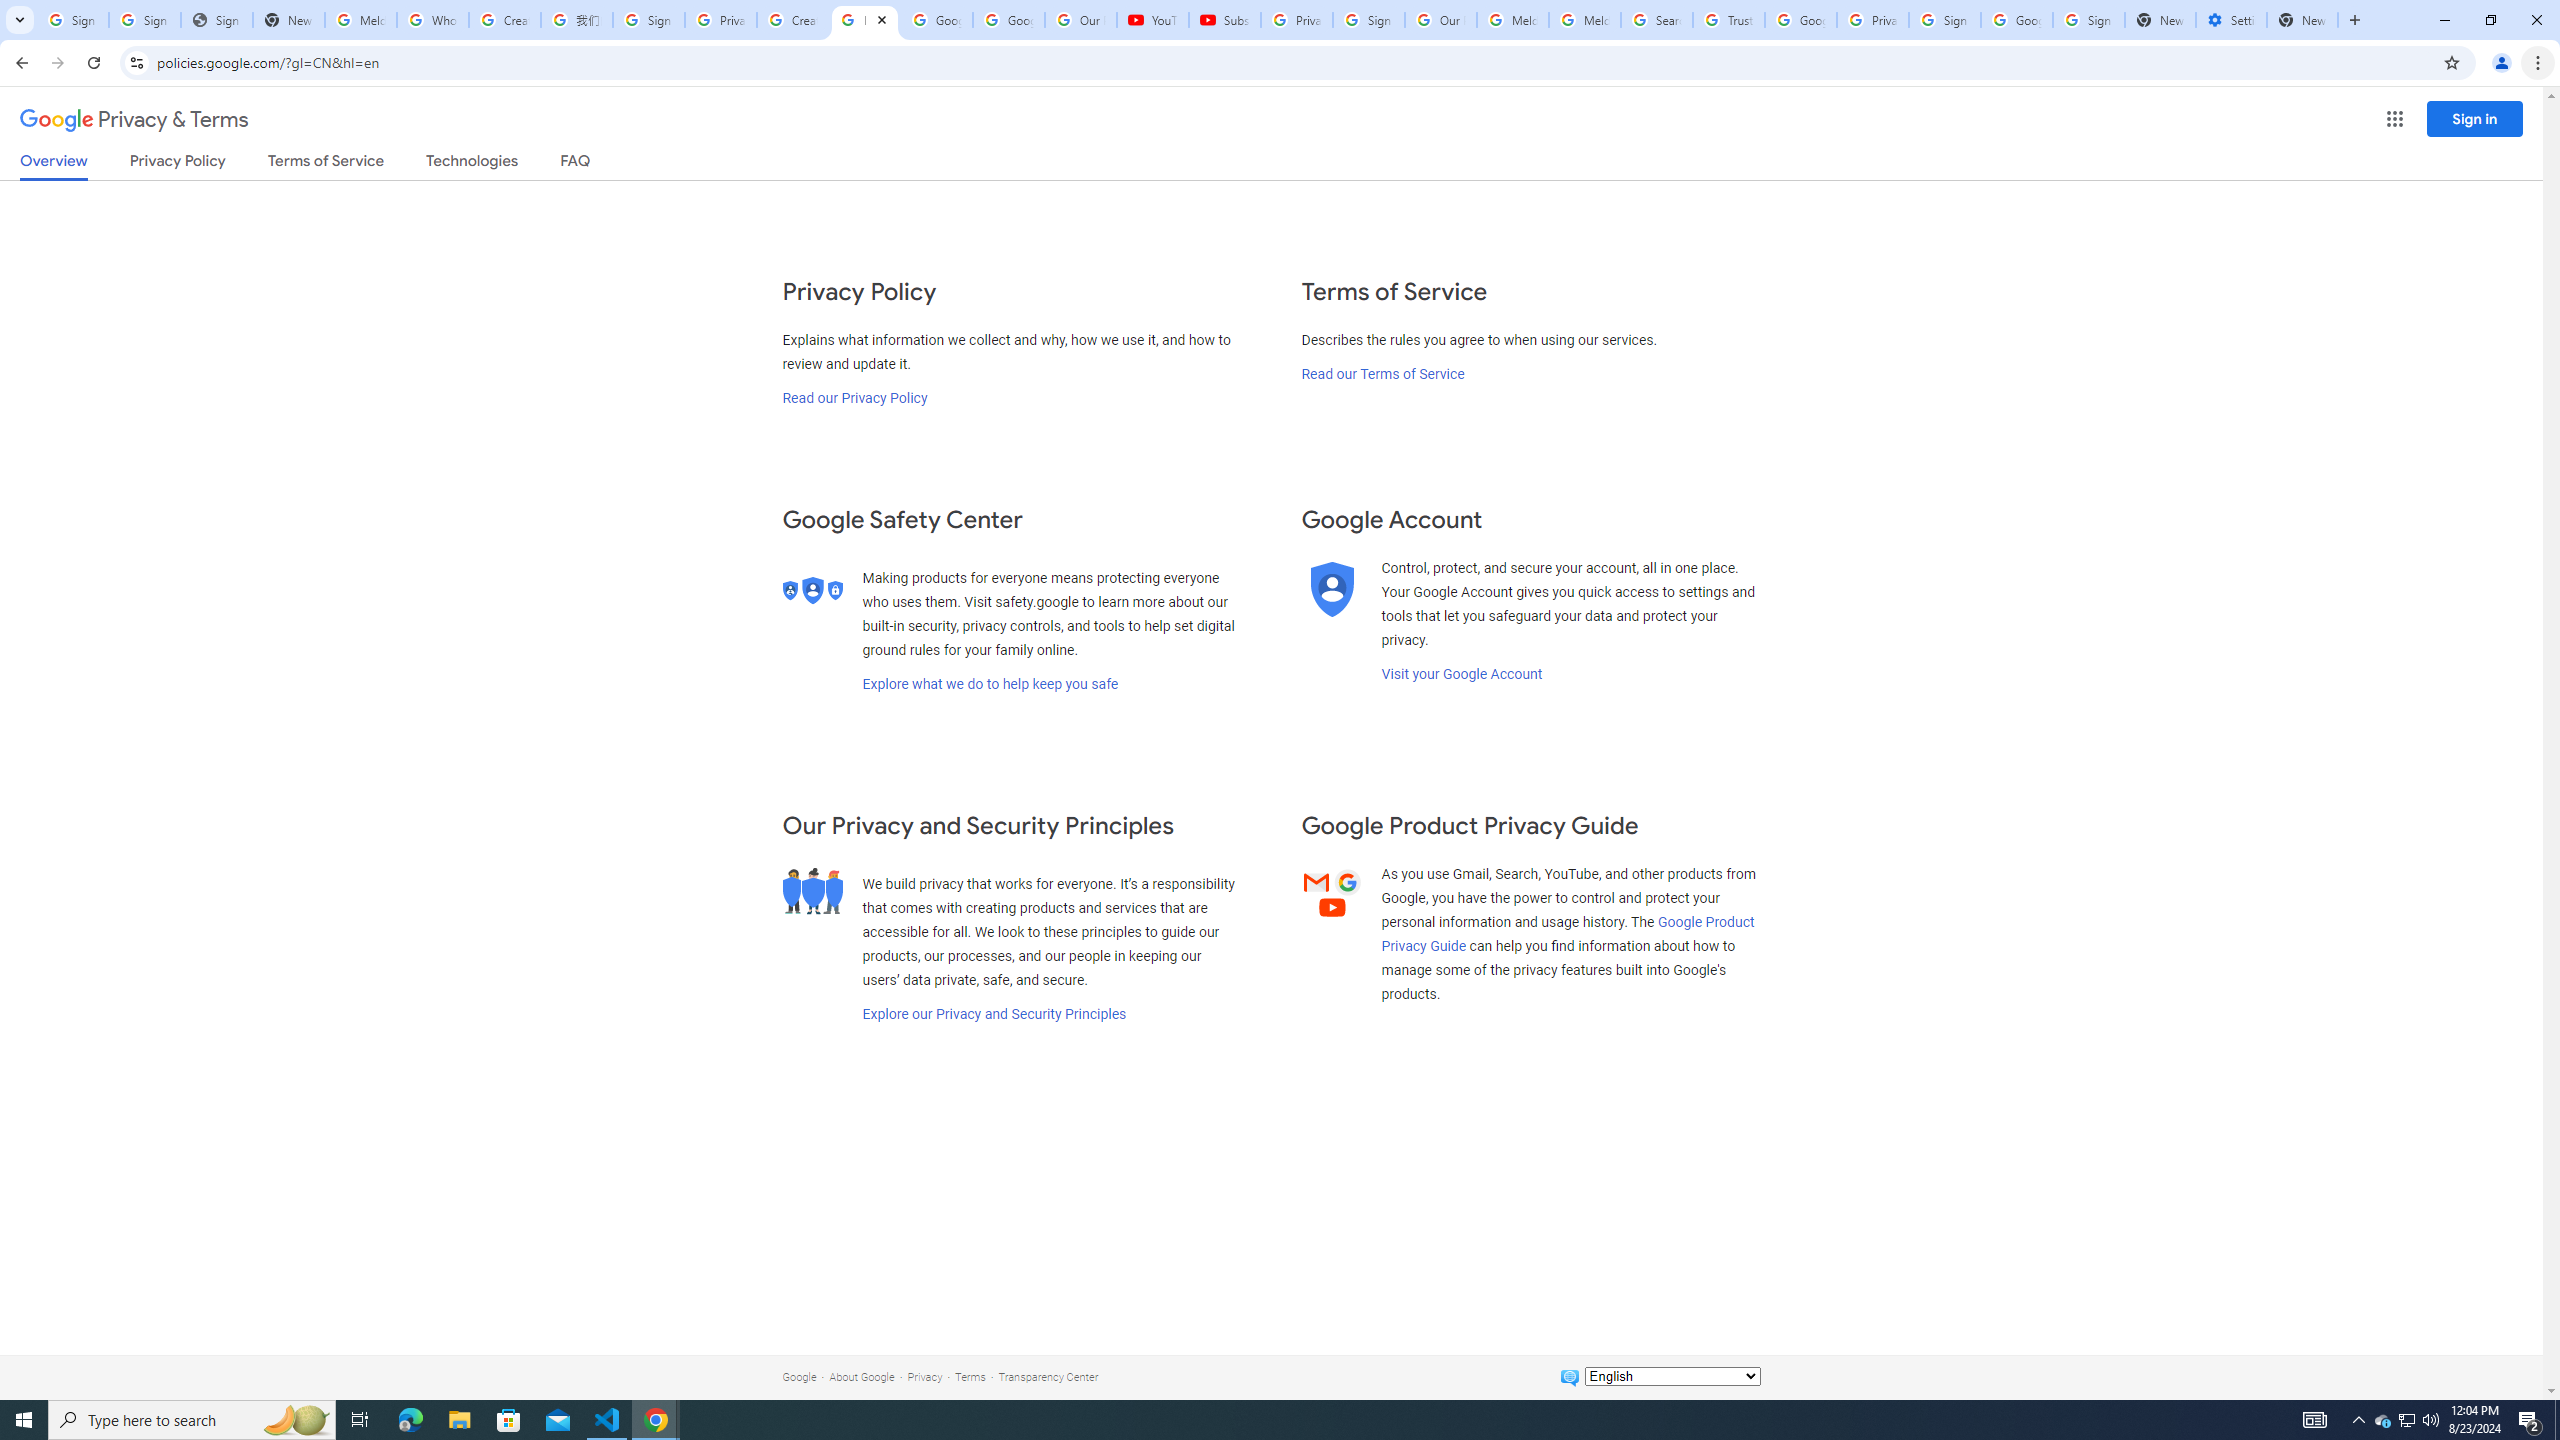 The height and width of the screenshot is (1440, 2560). Describe the element at coordinates (1381, 372) in the screenshot. I see `'Read our Terms of Service'` at that location.